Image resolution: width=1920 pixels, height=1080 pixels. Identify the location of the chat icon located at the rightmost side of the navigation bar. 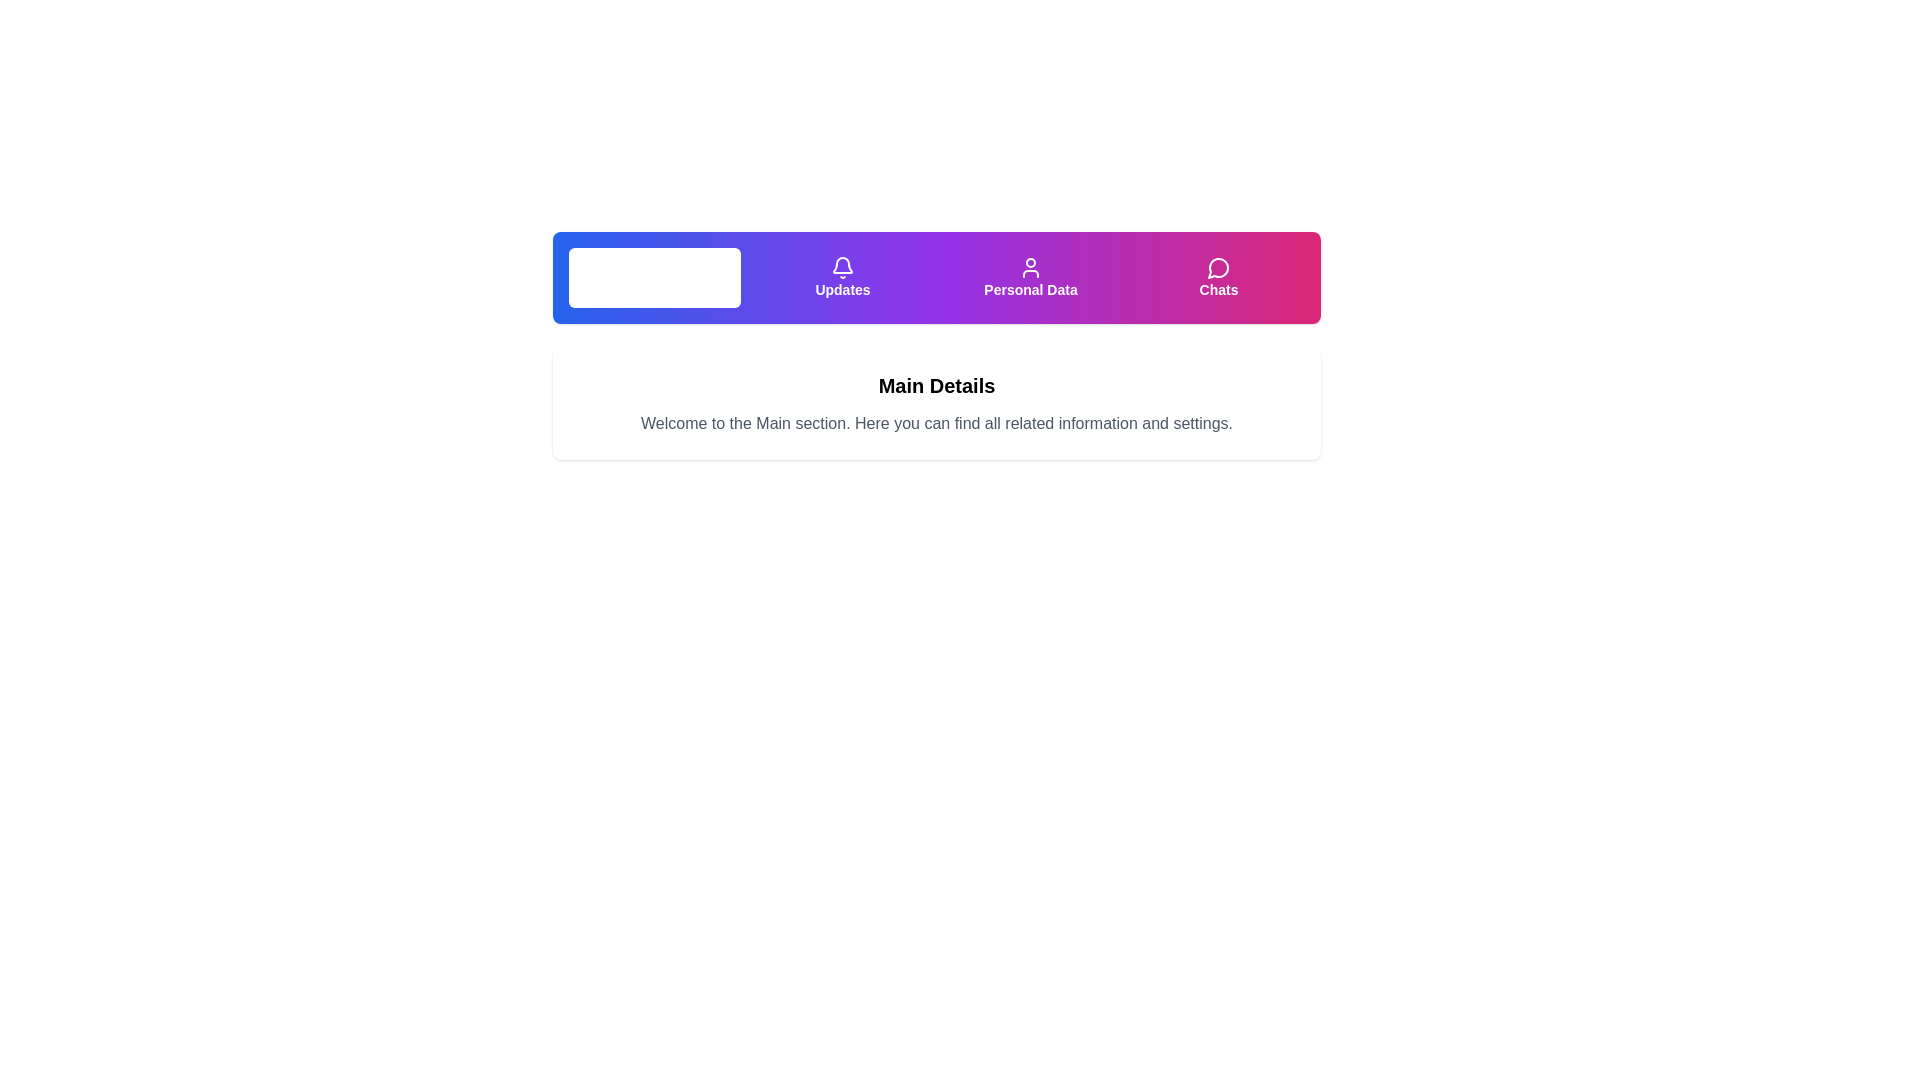
(1218, 266).